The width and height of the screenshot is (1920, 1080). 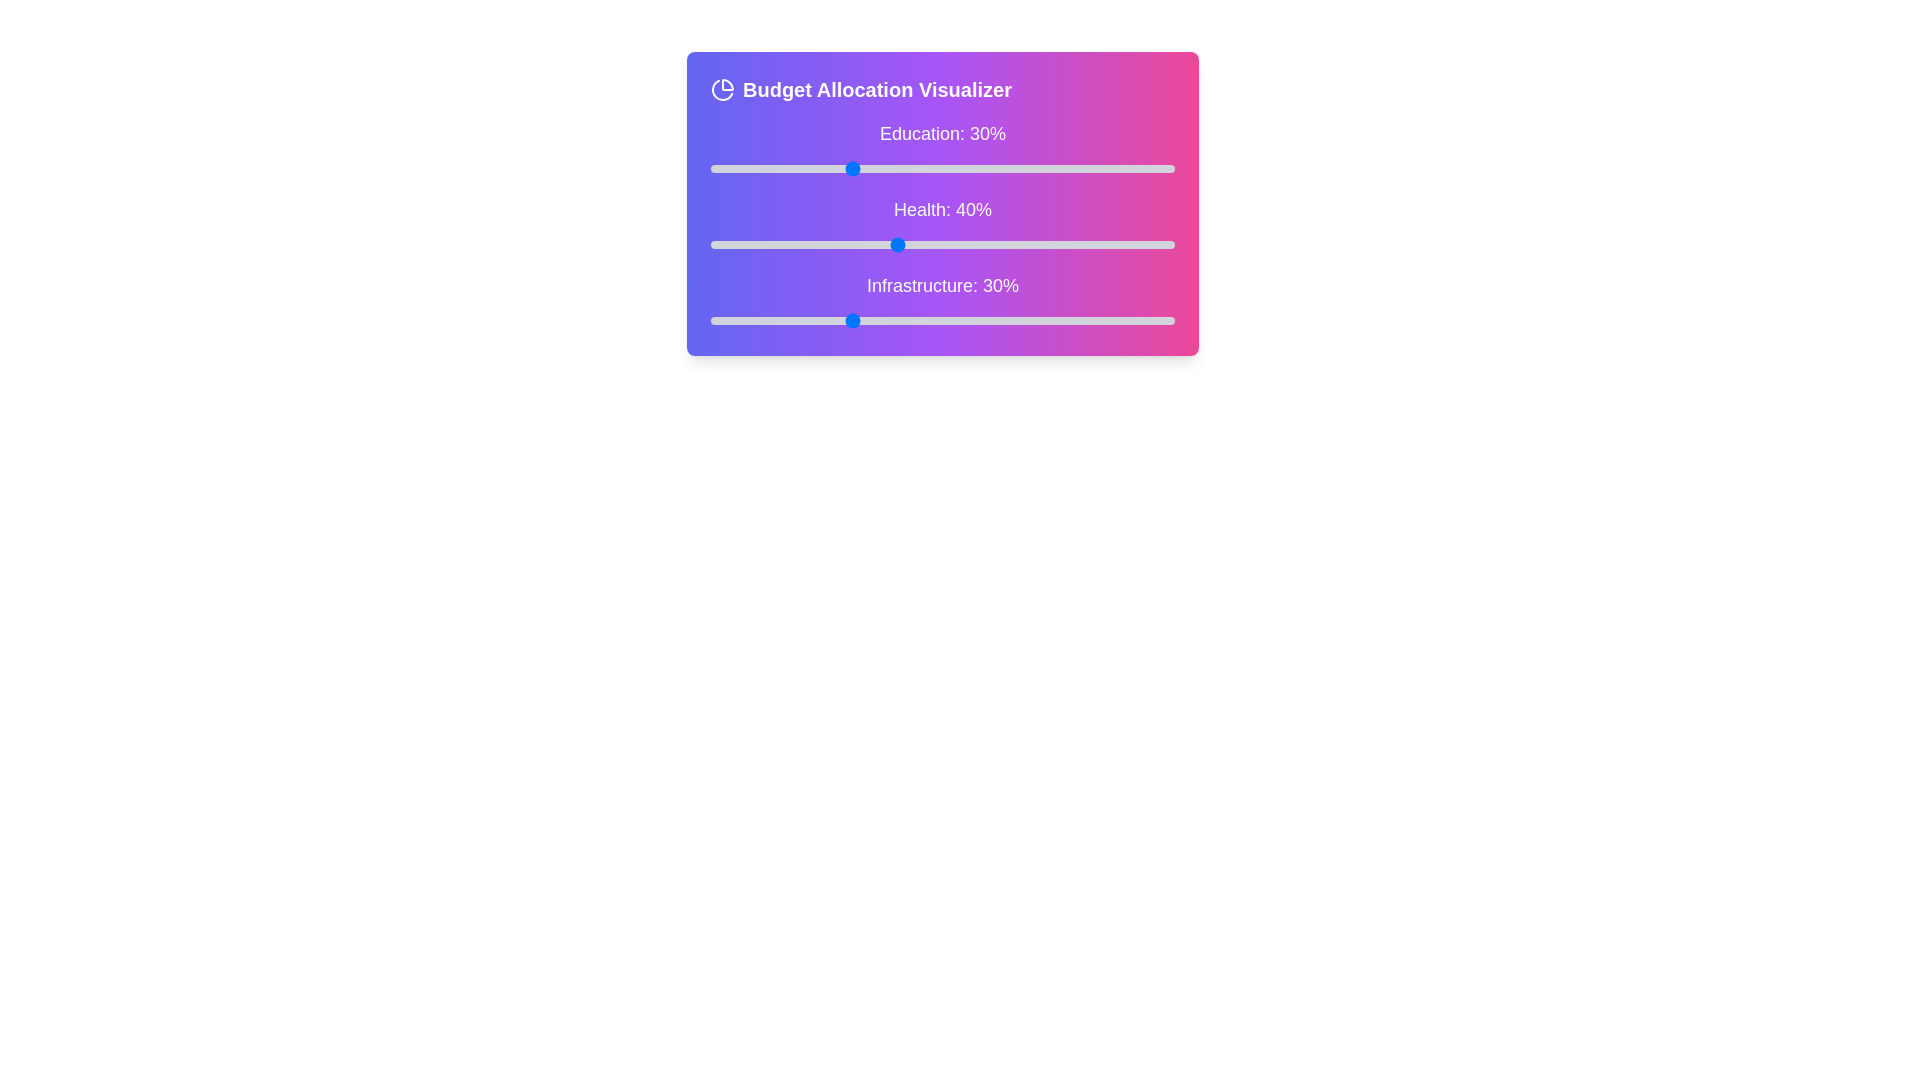 What do you see at coordinates (728, 319) in the screenshot?
I see `'Infrastructure' percentage` at bounding box center [728, 319].